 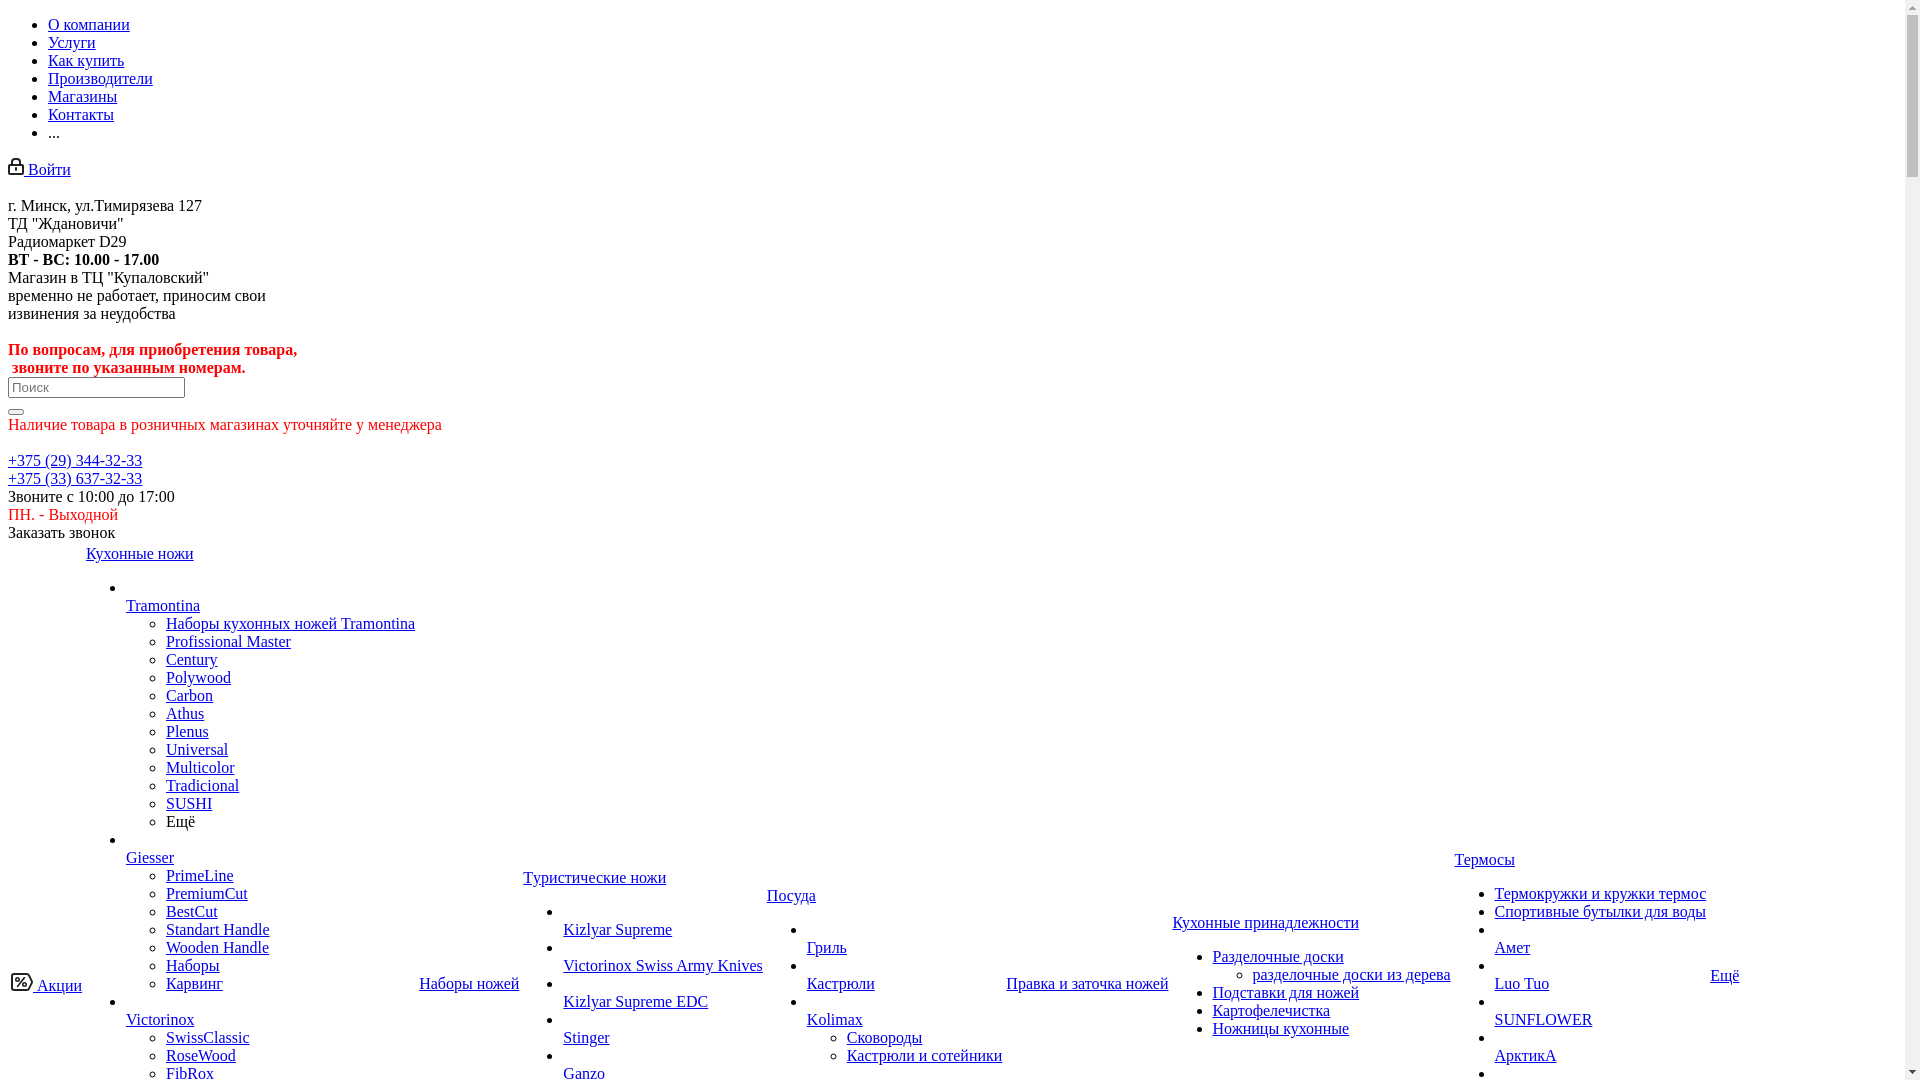 What do you see at coordinates (166, 1054) in the screenshot?
I see `'RoseWood'` at bounding box center [166, 1054].